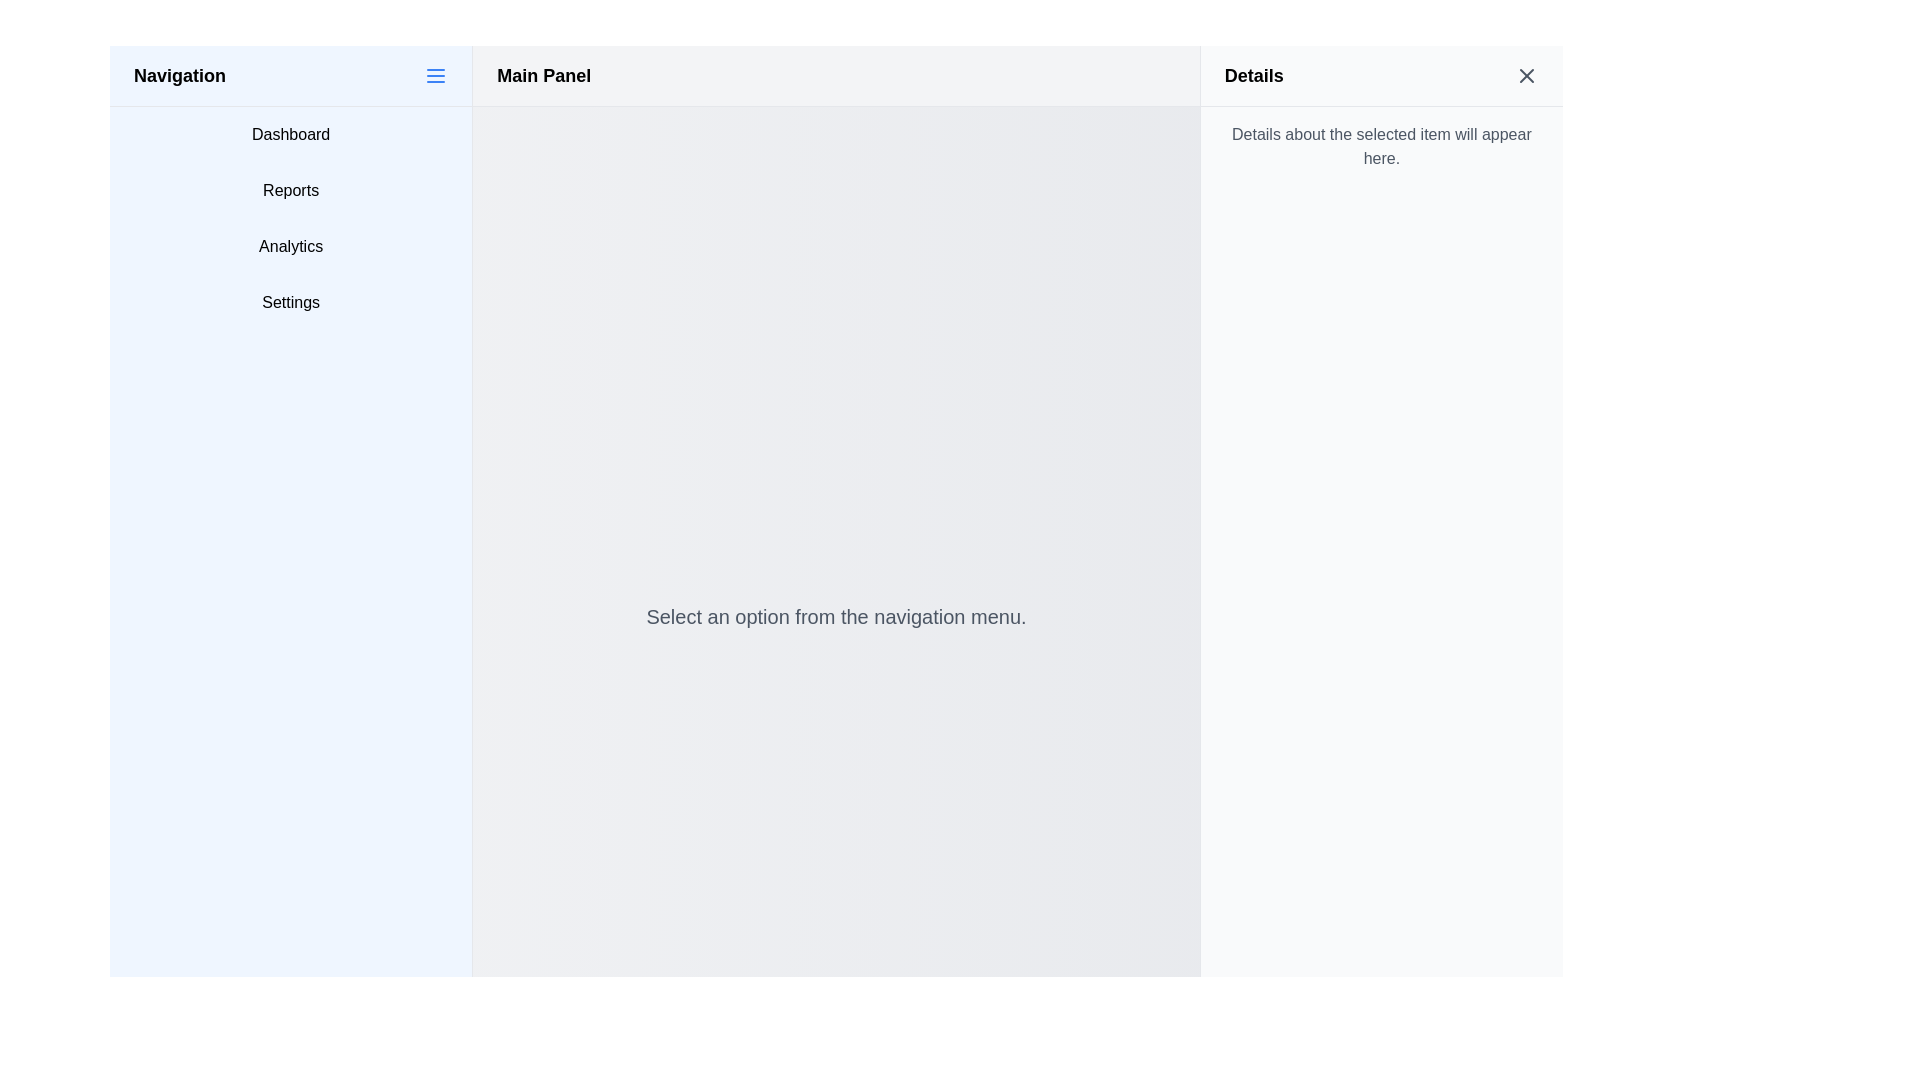  Describe the element at coordinates (1525, 75) in the screenshot. I see `the 'X' icon in the header of the 'Details' section` at that location.